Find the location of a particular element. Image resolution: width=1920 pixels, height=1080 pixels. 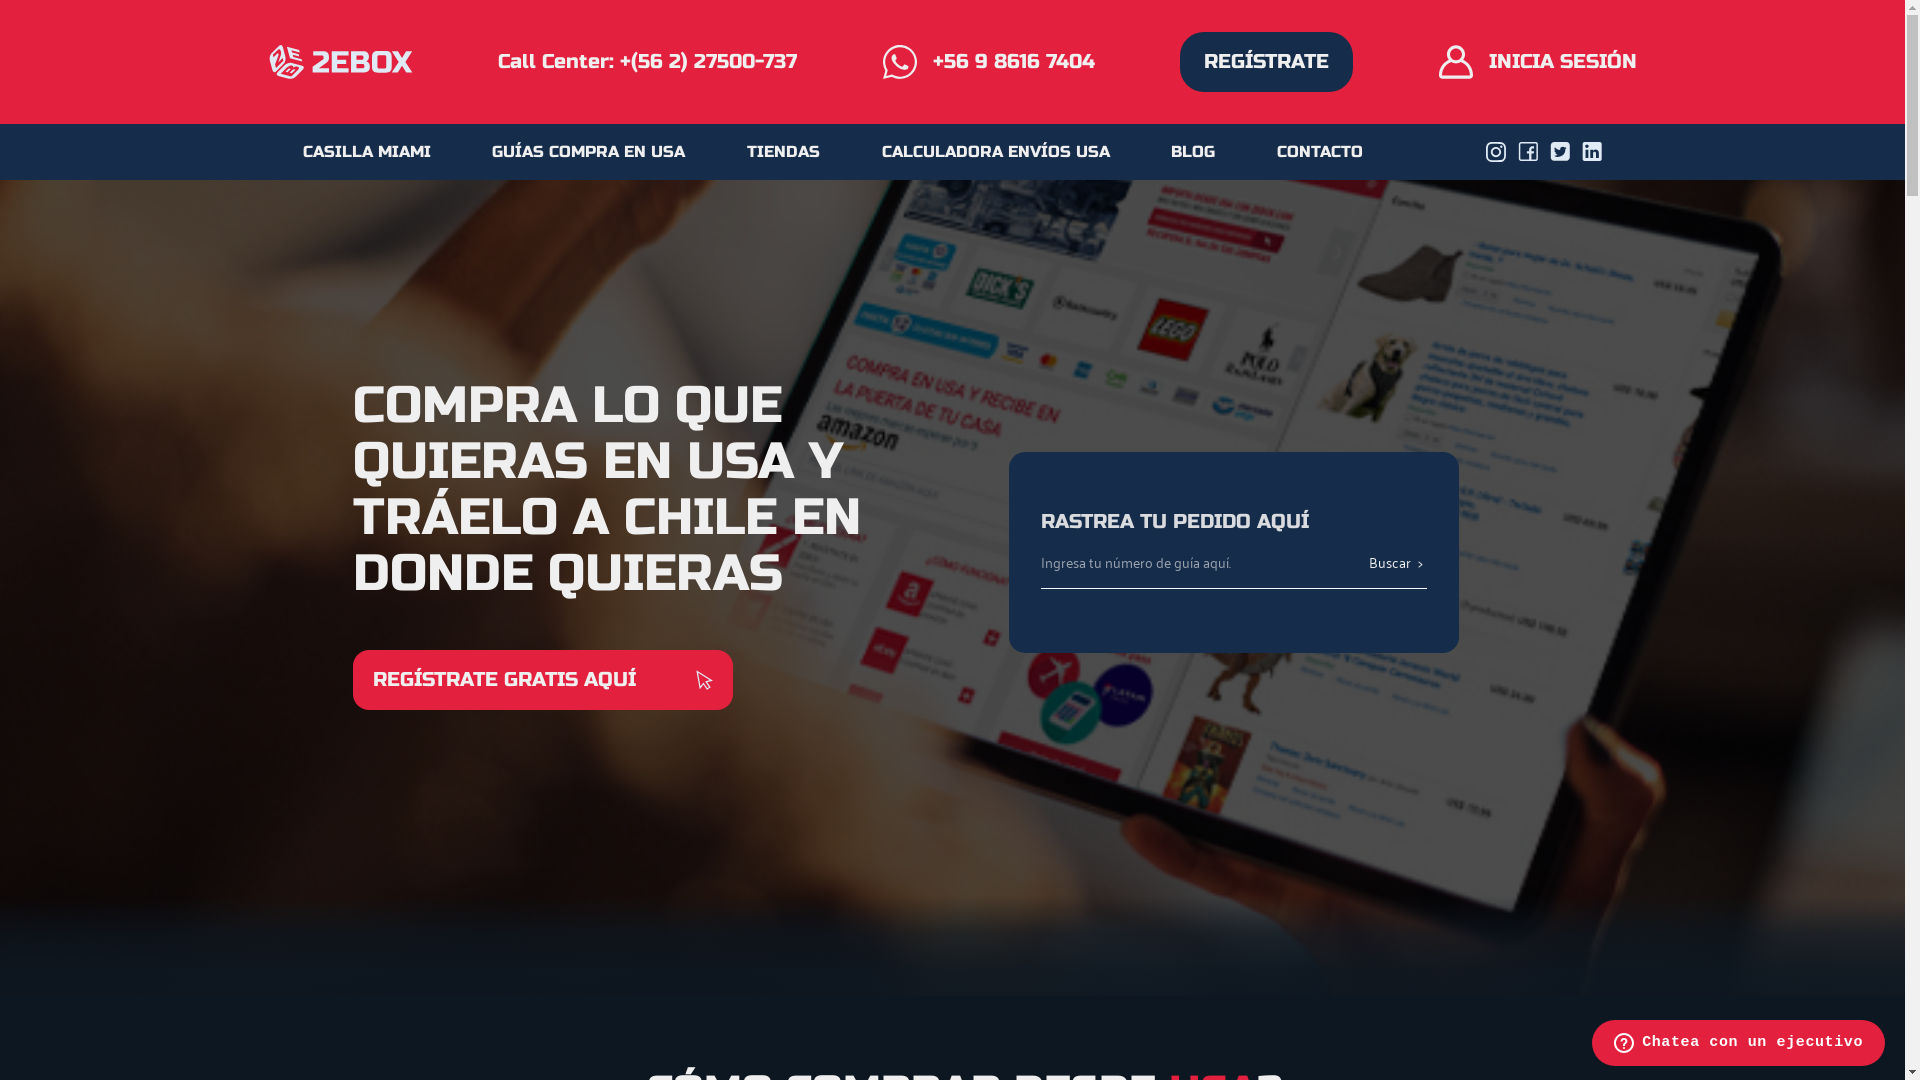

'CONTACTO' is located at coordinates (1320, 150).